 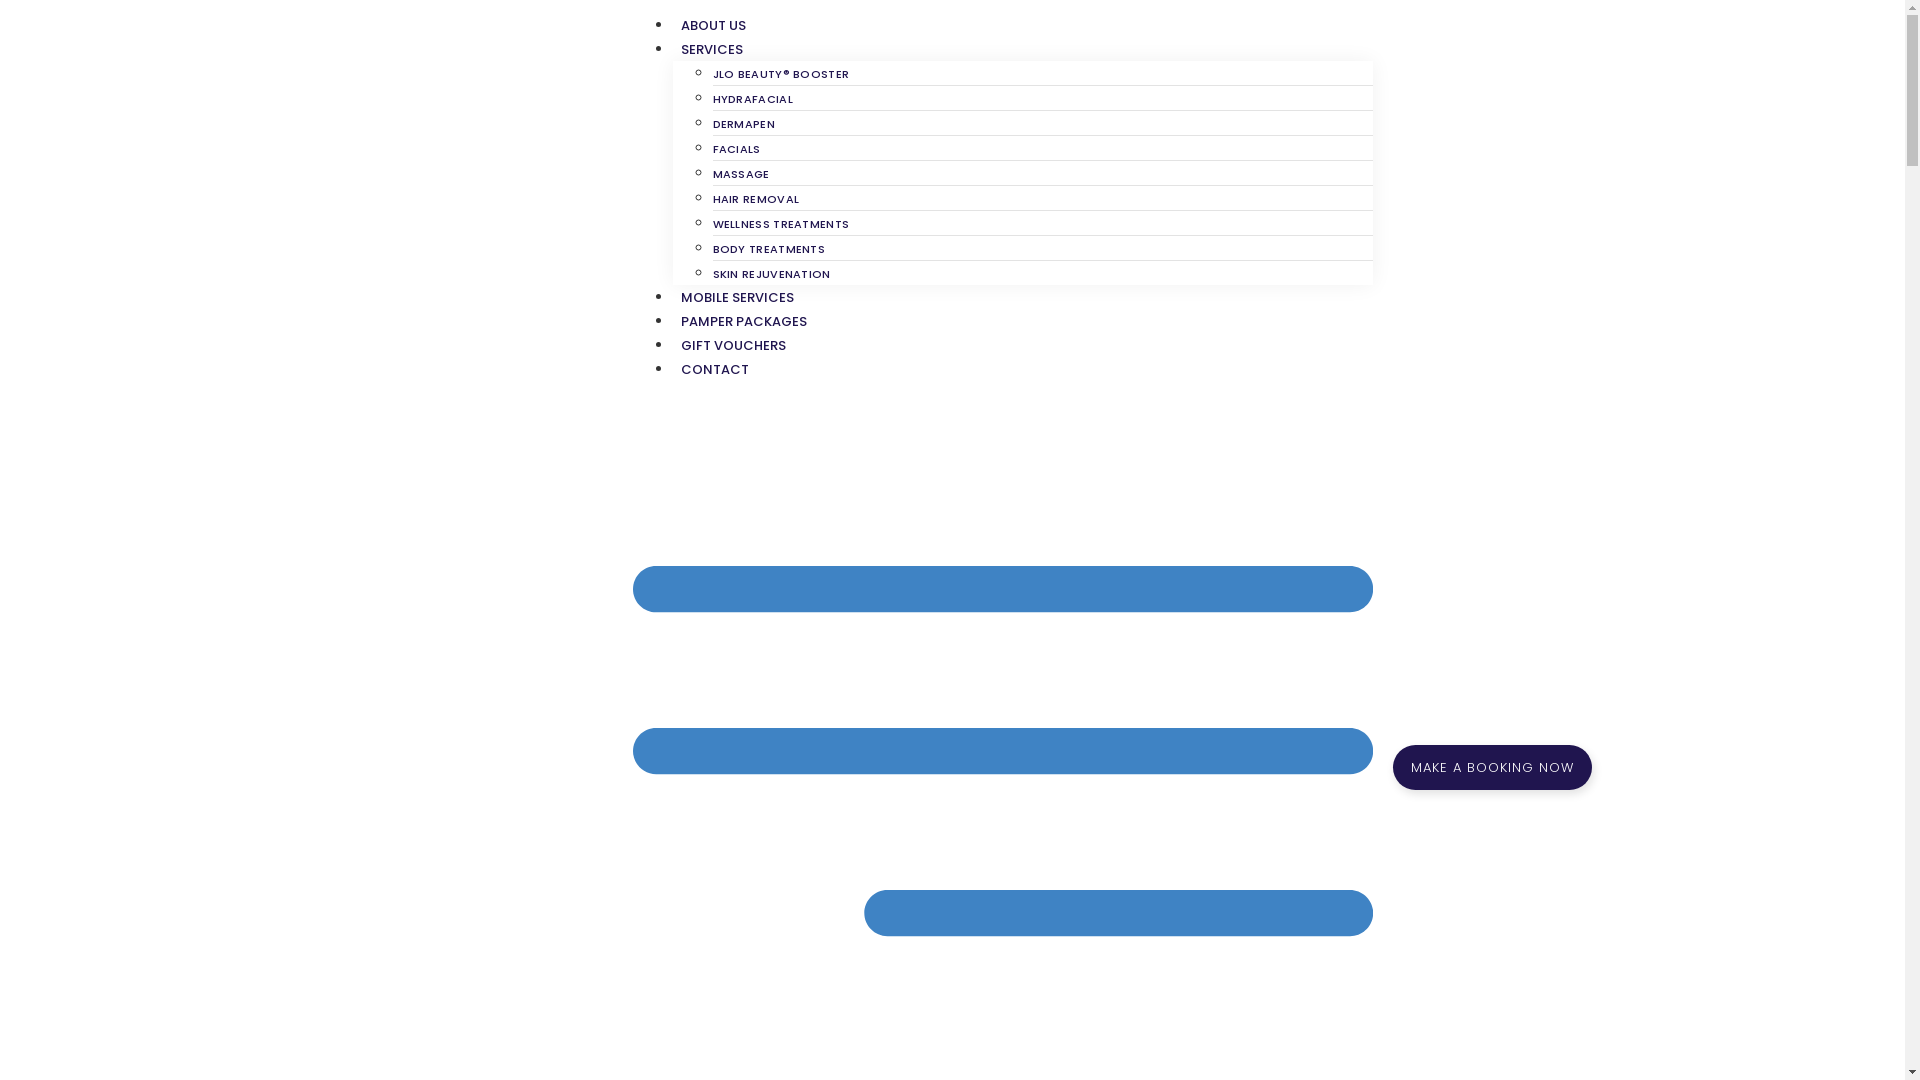 What do you see at coordinates (735, 297) in the screenshot?
I see `'MOBILE SERVICES'` at bounding box center [735, 297].